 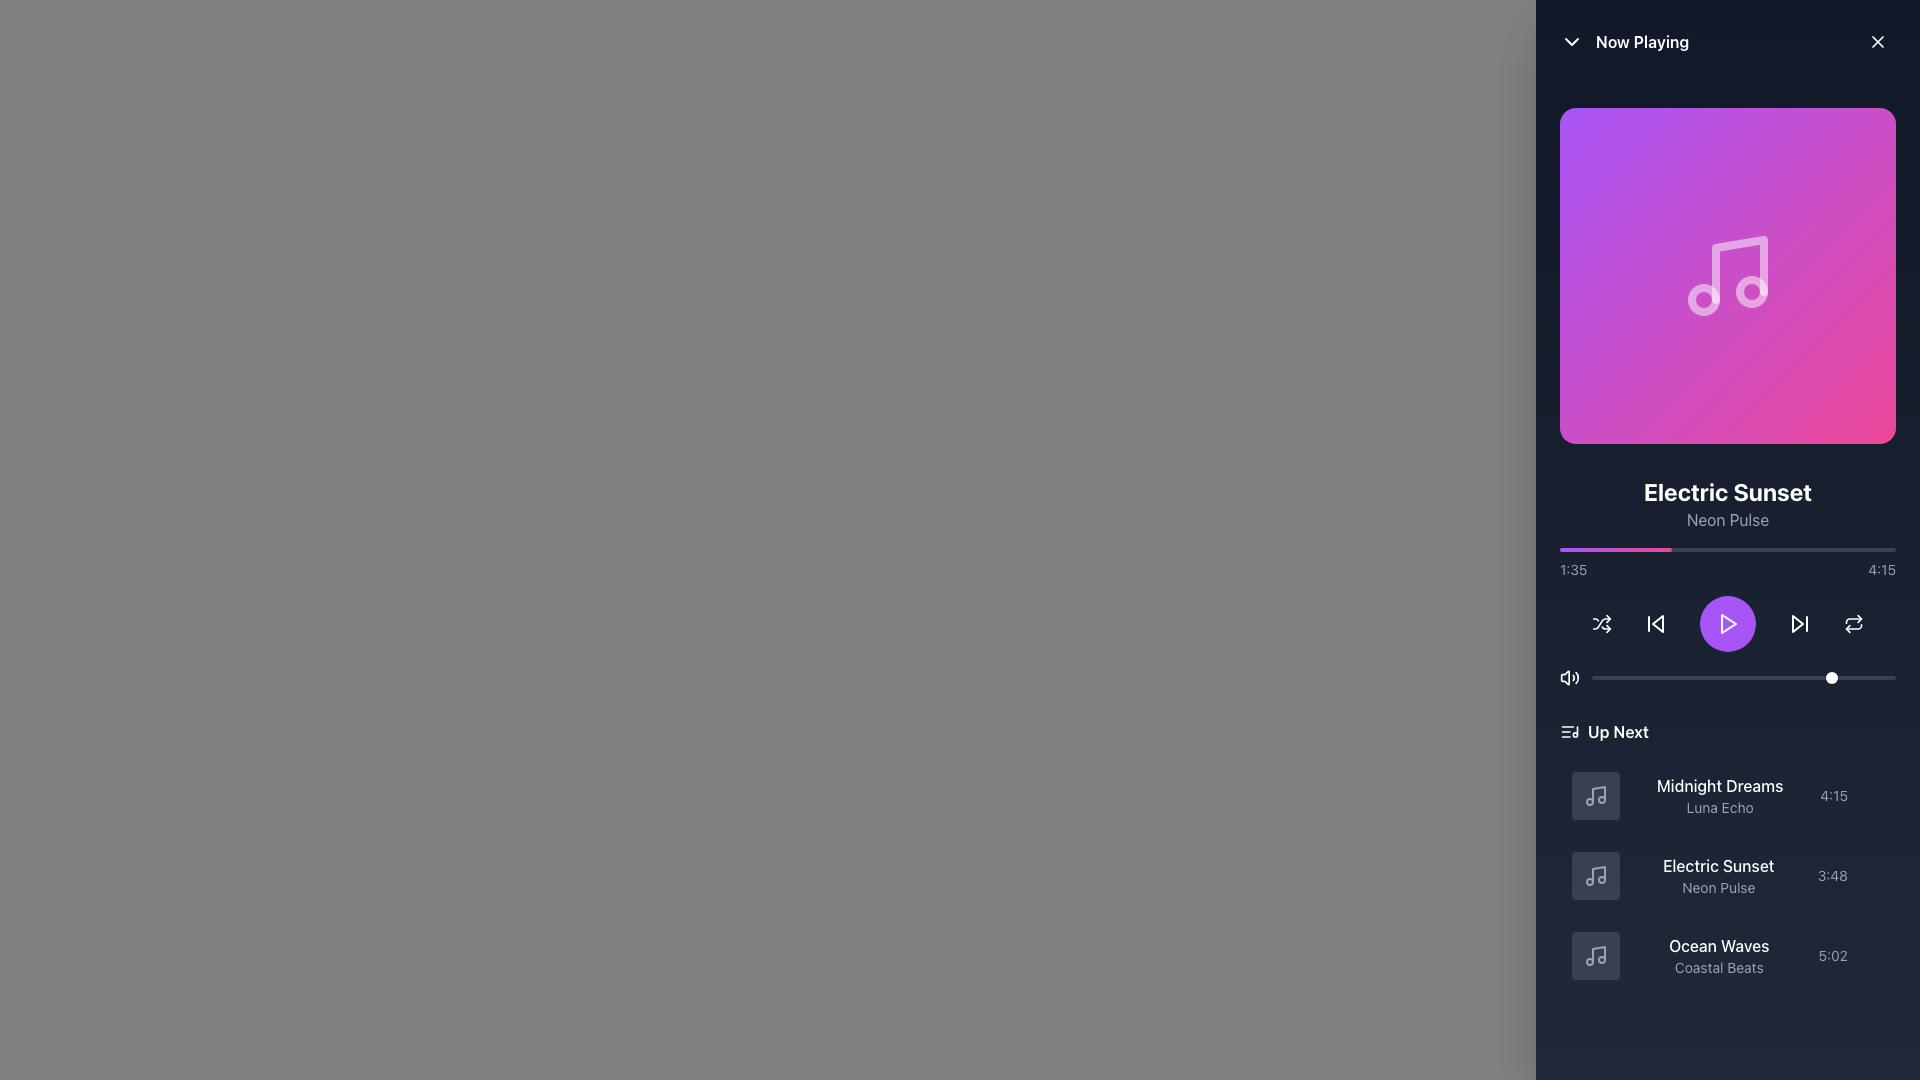 What do you see at coordinates (1727, 874) in the screenshot?
I see `the second list item in the 'Up Next' section, which features the text header 'Electric Sunset', sub-text 'Neon Pulse', and duration '3:48'` at bounding box center [1727, 874].